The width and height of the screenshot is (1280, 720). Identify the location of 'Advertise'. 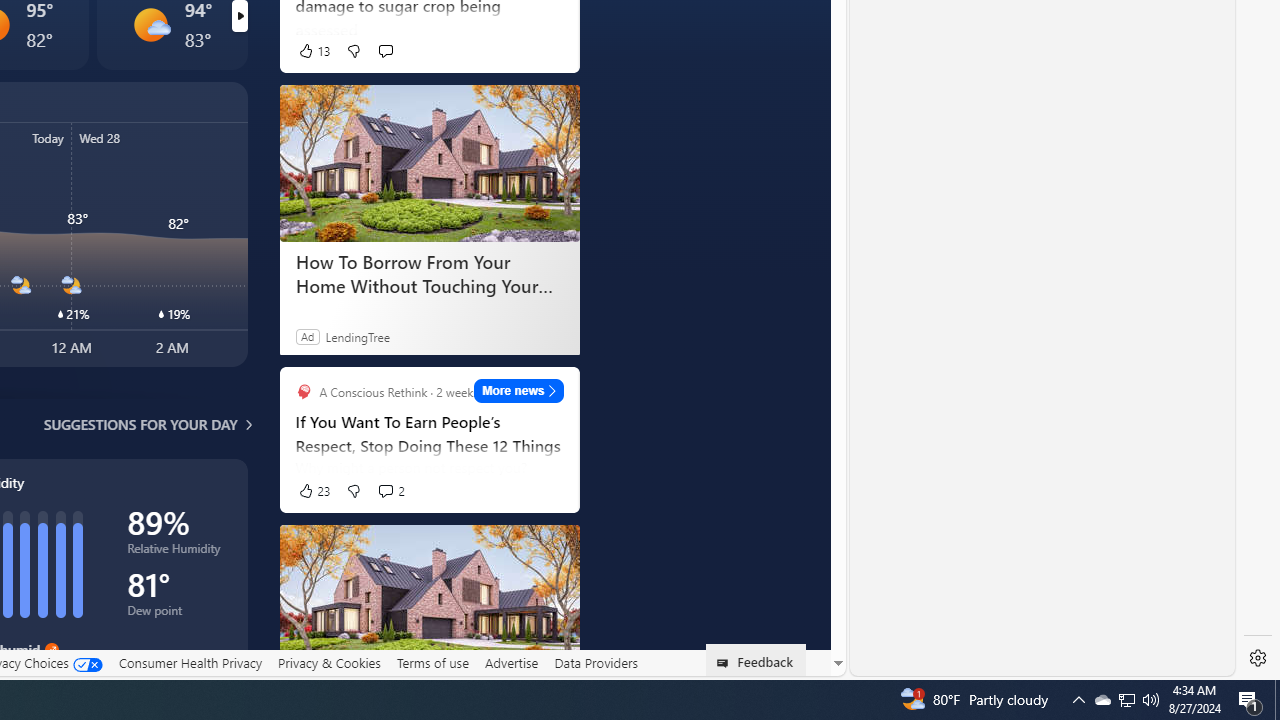
(511, 662).